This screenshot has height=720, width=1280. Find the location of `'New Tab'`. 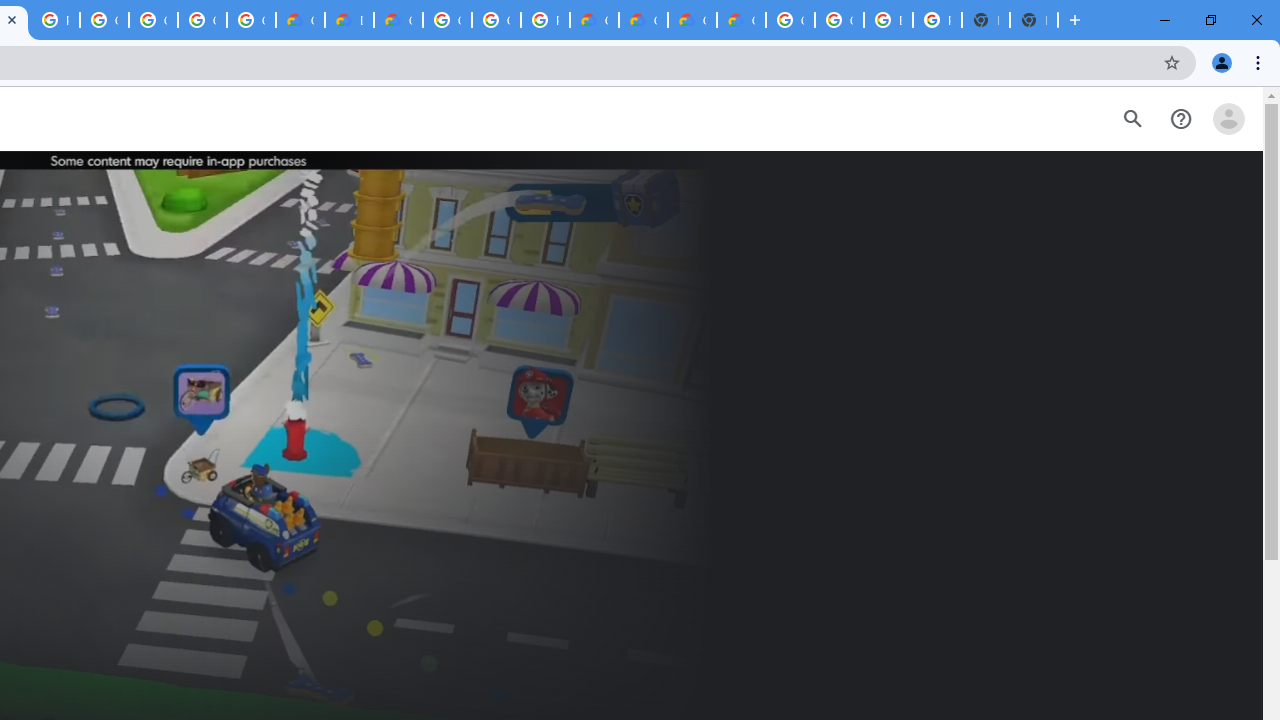

'New Tab' is located at coordinates (1034, 20).